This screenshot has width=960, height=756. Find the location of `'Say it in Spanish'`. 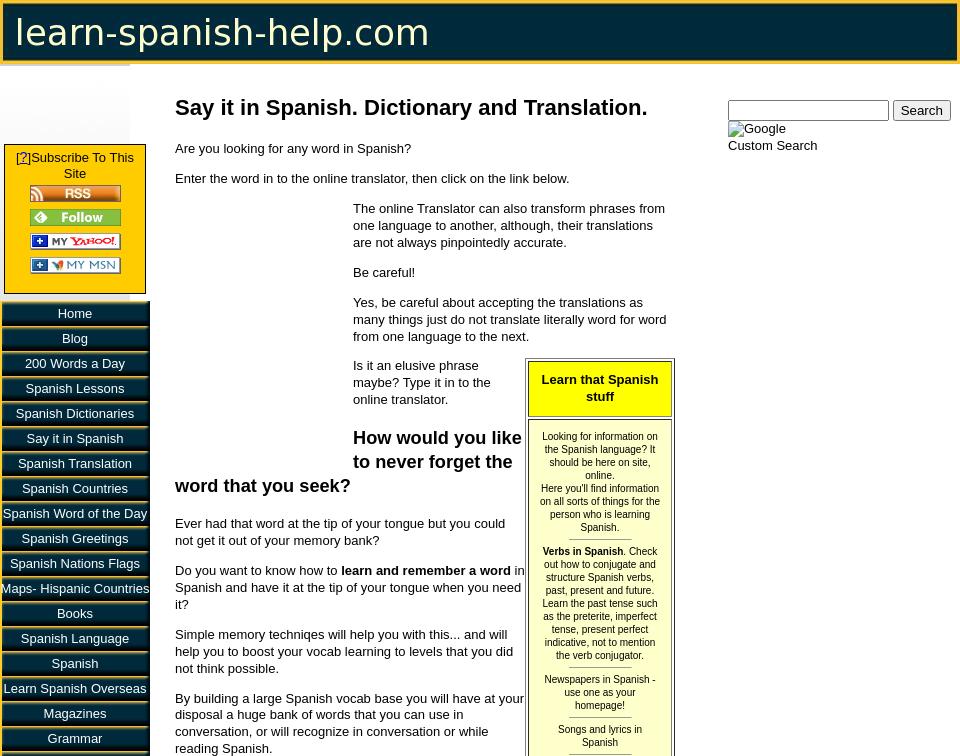

'Say it in Spanish' is located at coordinates (25, 437).